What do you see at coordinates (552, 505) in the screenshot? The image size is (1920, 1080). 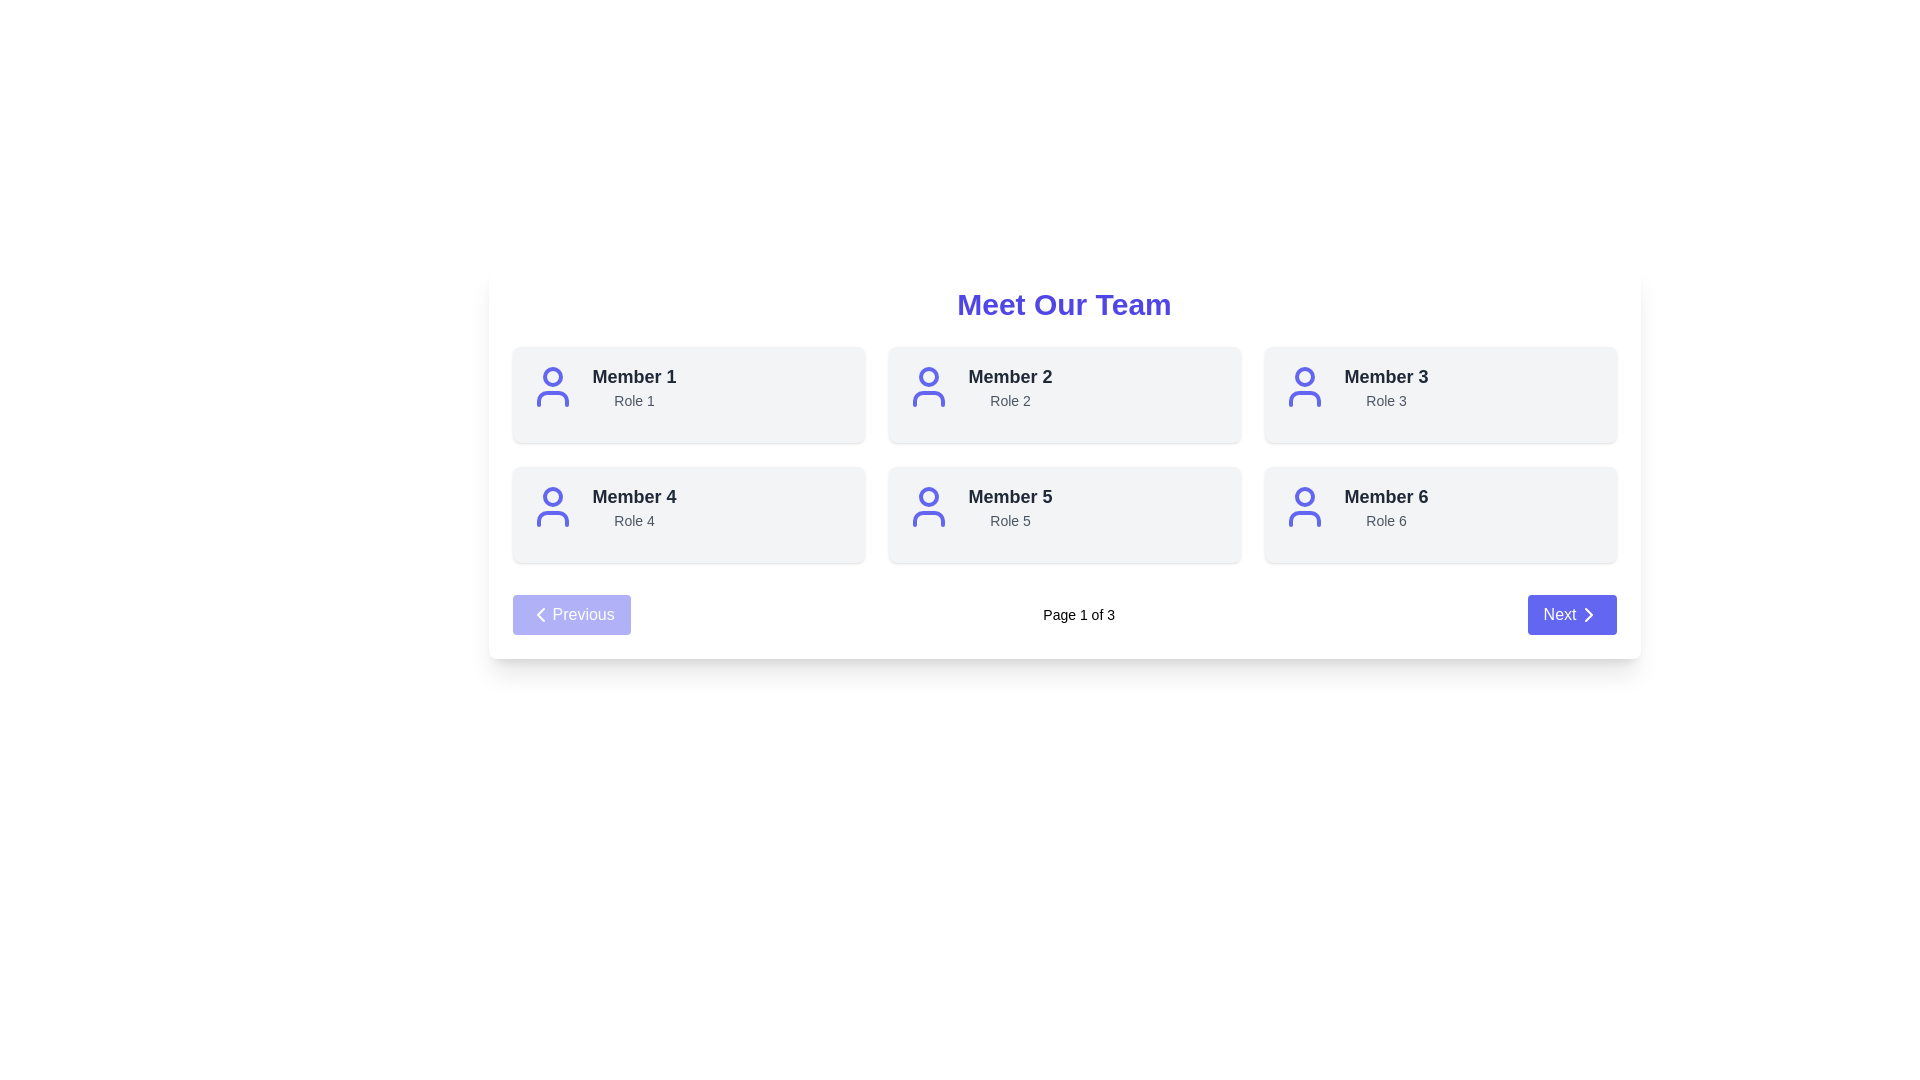 I see `the user icon represented as an SVG graphic, styled in purple, located within the fourth card for 'Member 4' on the left side of the card` at bounding box center [552, 505].